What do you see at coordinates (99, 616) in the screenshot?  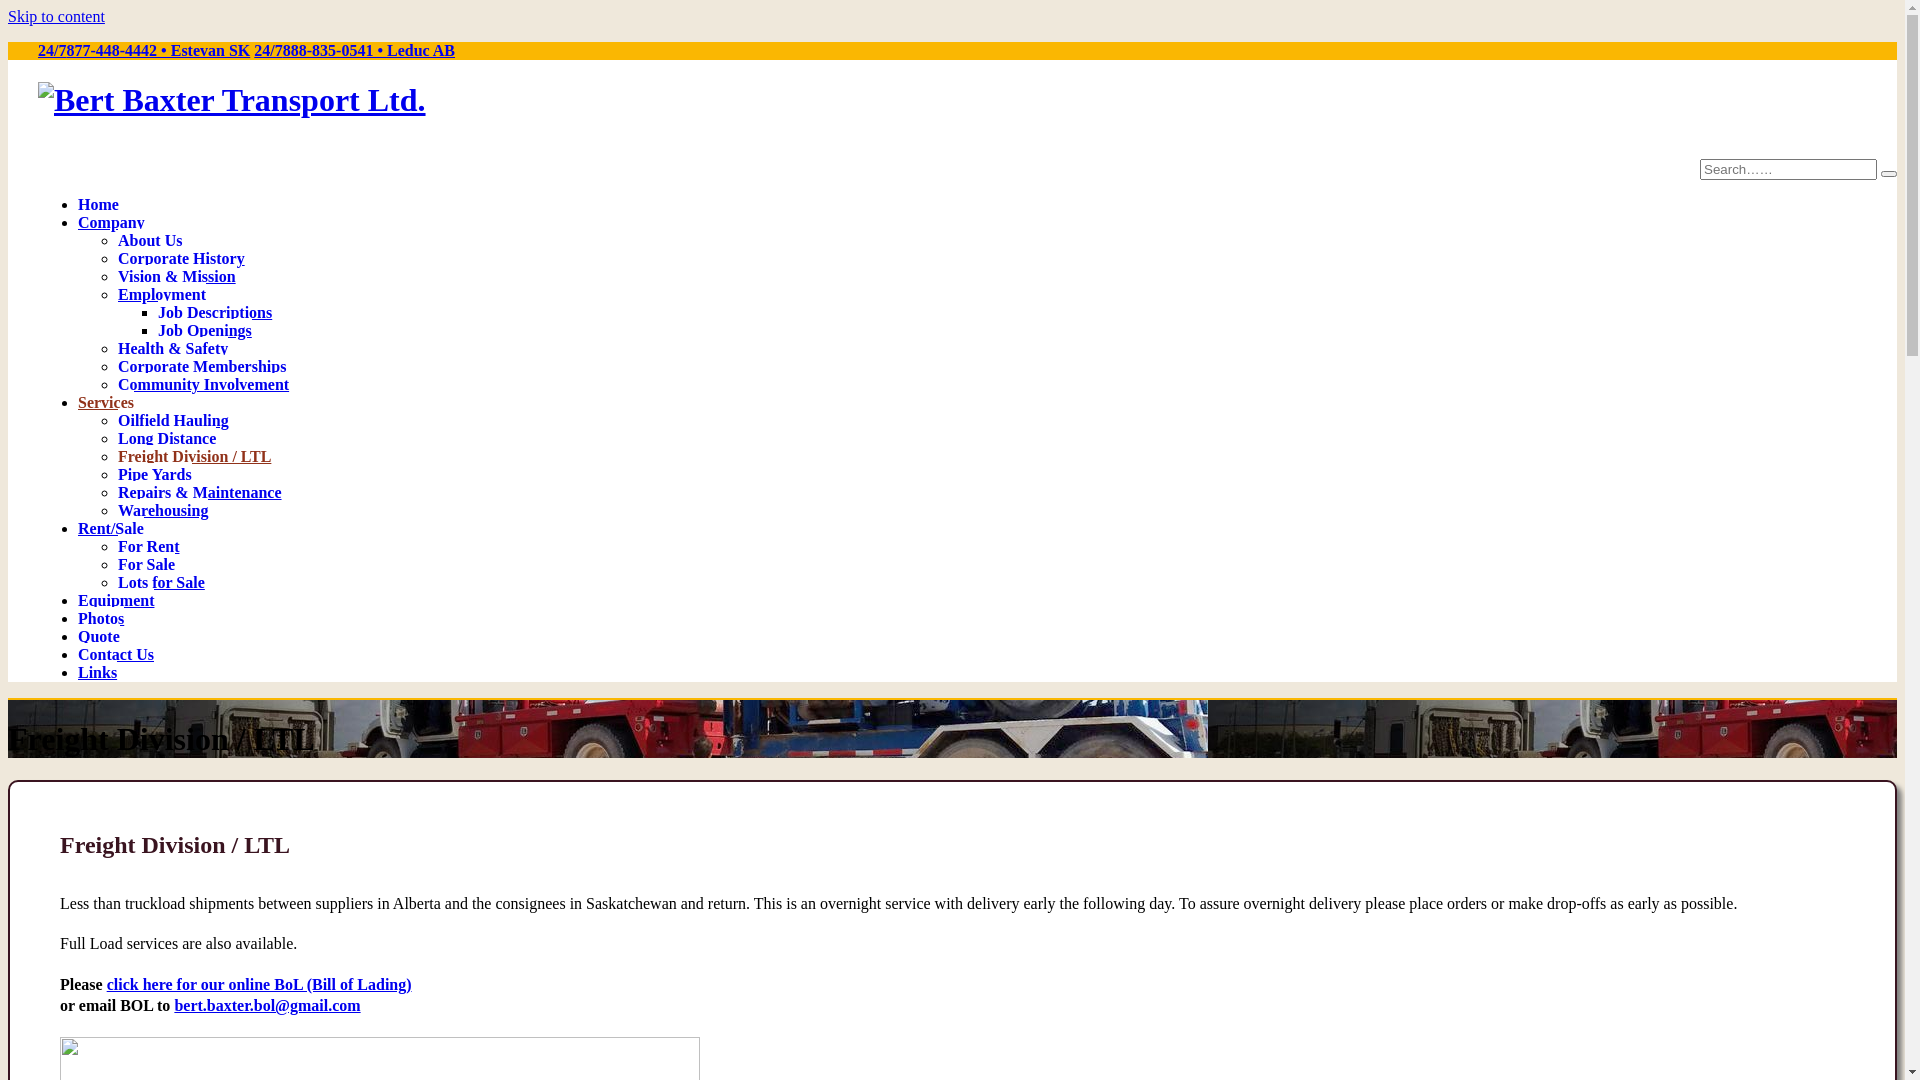 I see `'Photos'` at bounding box center [99, 616].